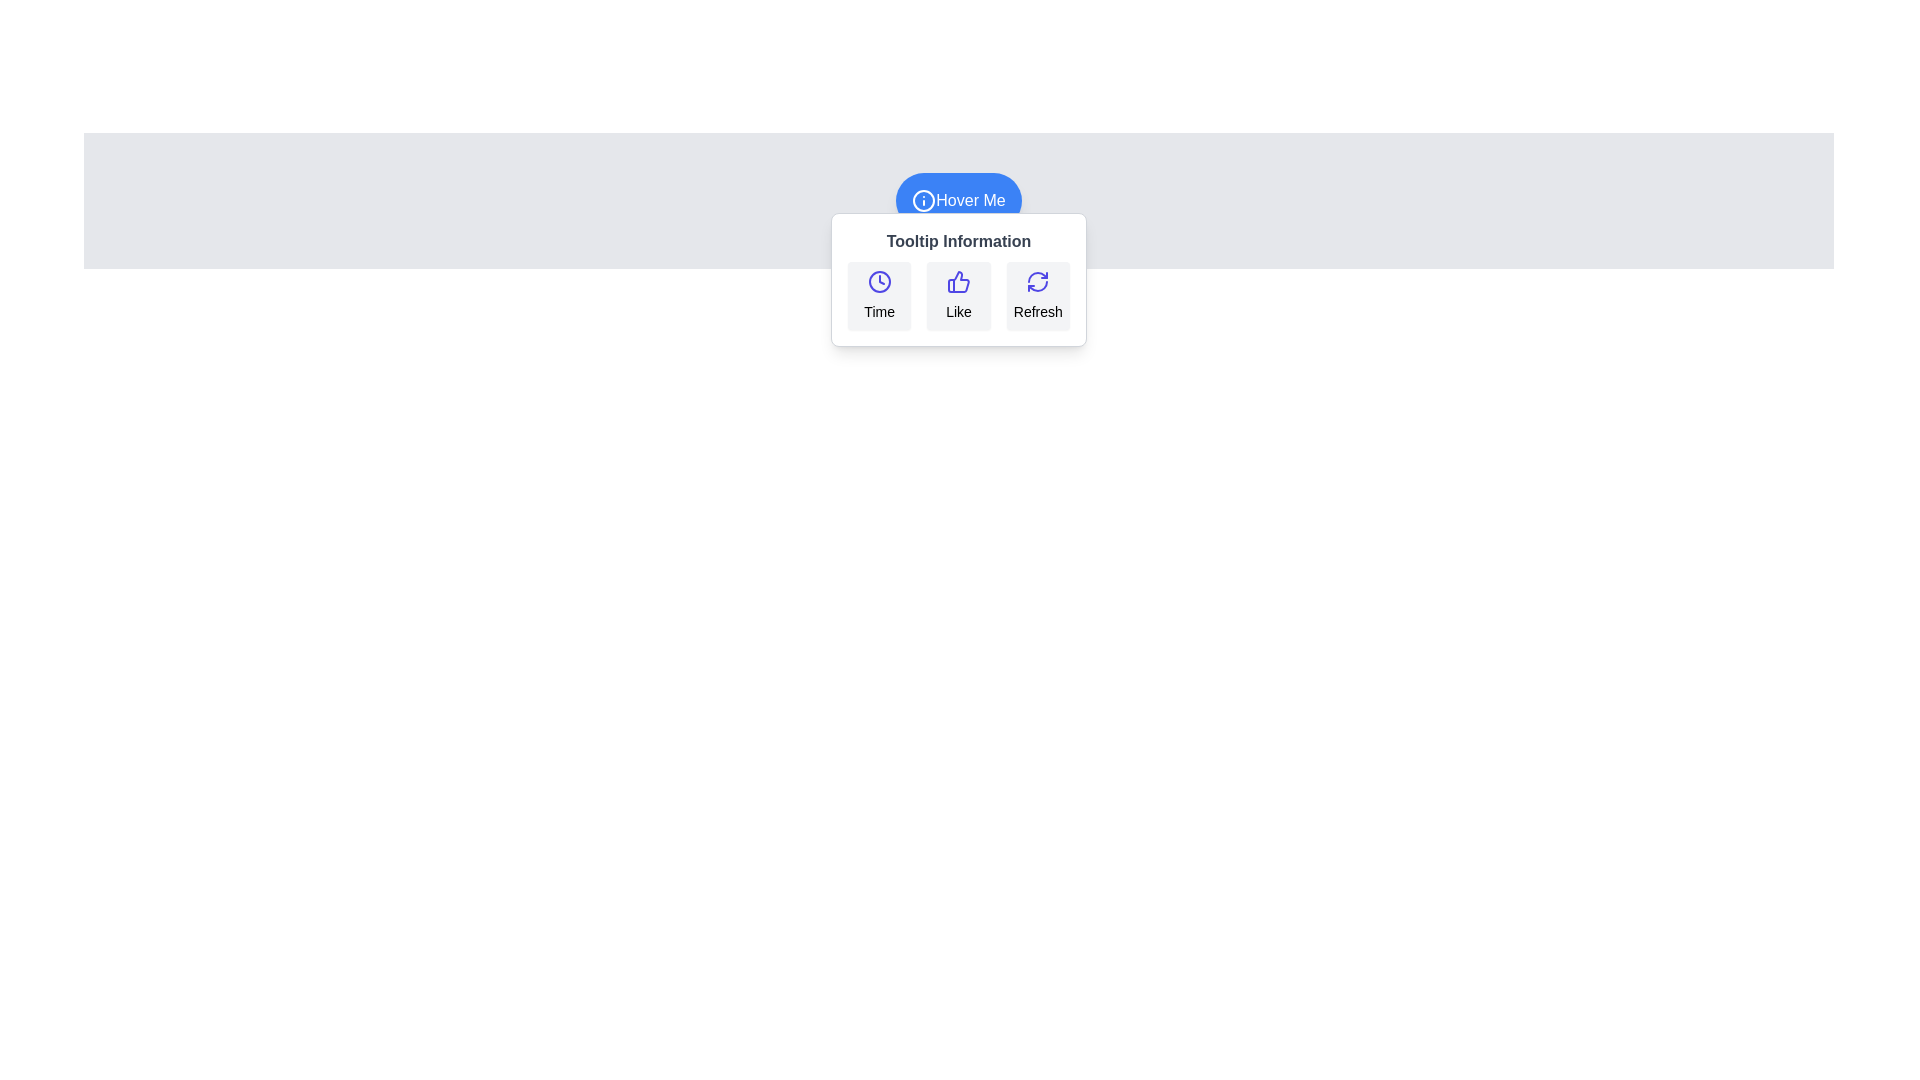 The width and height of the screenshot is (1920, 1080). What do you see at coordinates (958, 296) in the screenshot?
I see `the 'Like' button, which is the second item in a grid with a gray background and a blue thumbs-up icon` at bounding box center [958, 296].